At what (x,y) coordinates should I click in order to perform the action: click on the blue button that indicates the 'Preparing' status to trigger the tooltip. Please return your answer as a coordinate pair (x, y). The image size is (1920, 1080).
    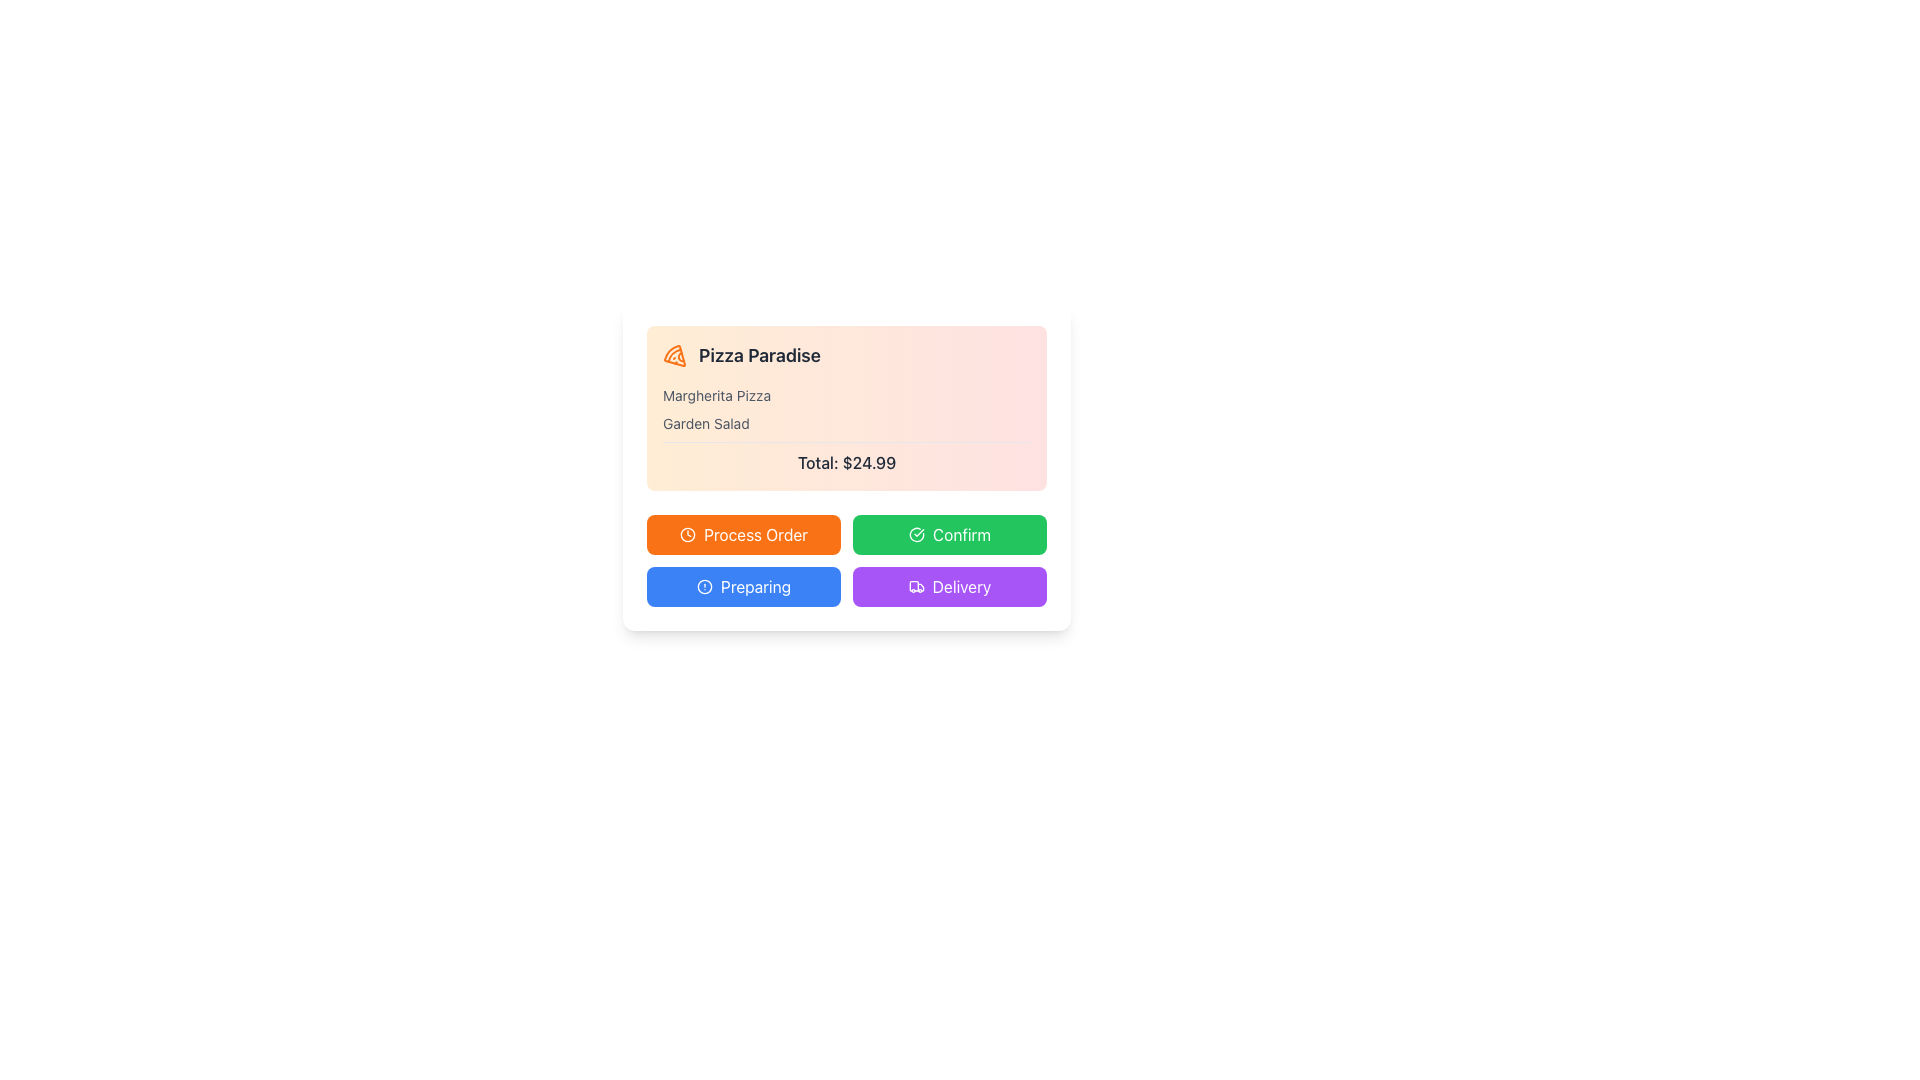
    Looking at the image, I should click on (754, 585).